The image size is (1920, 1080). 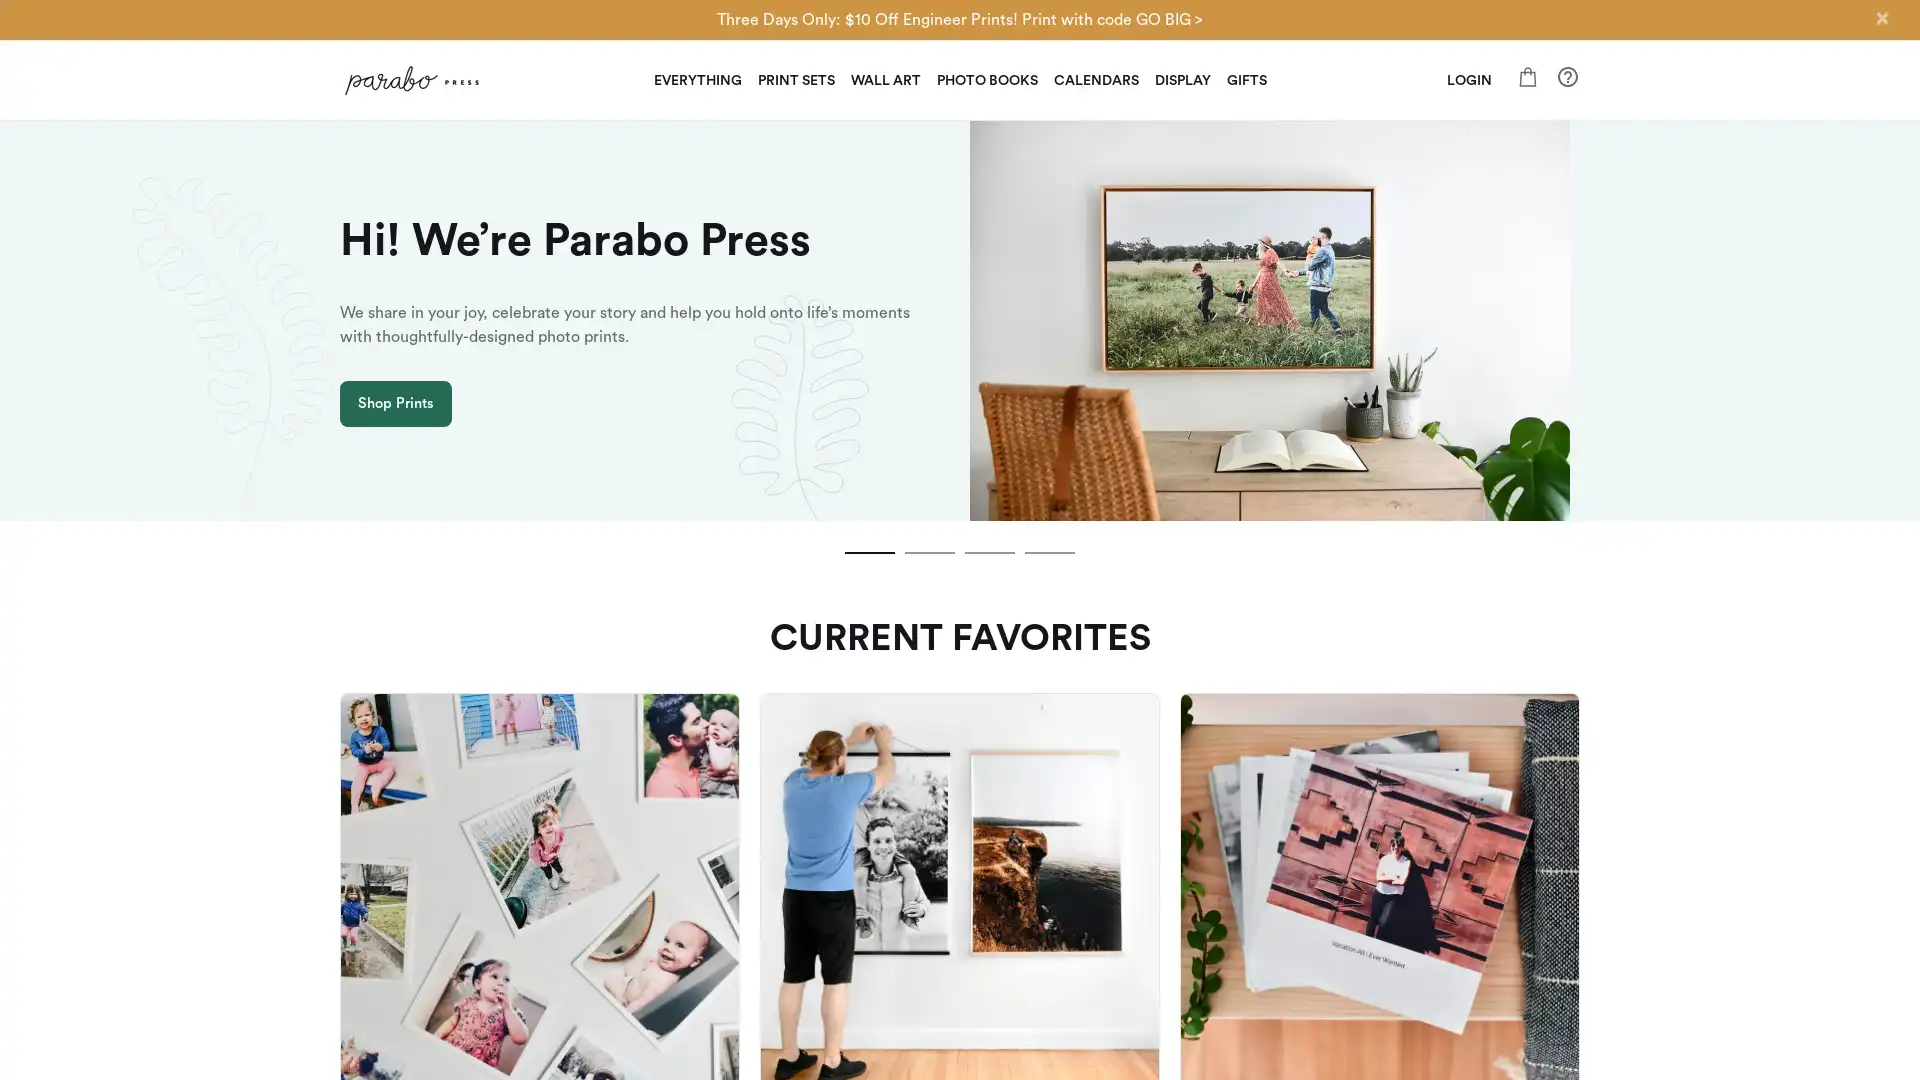 I want to click on slide dot, so click(x=989, y=552).